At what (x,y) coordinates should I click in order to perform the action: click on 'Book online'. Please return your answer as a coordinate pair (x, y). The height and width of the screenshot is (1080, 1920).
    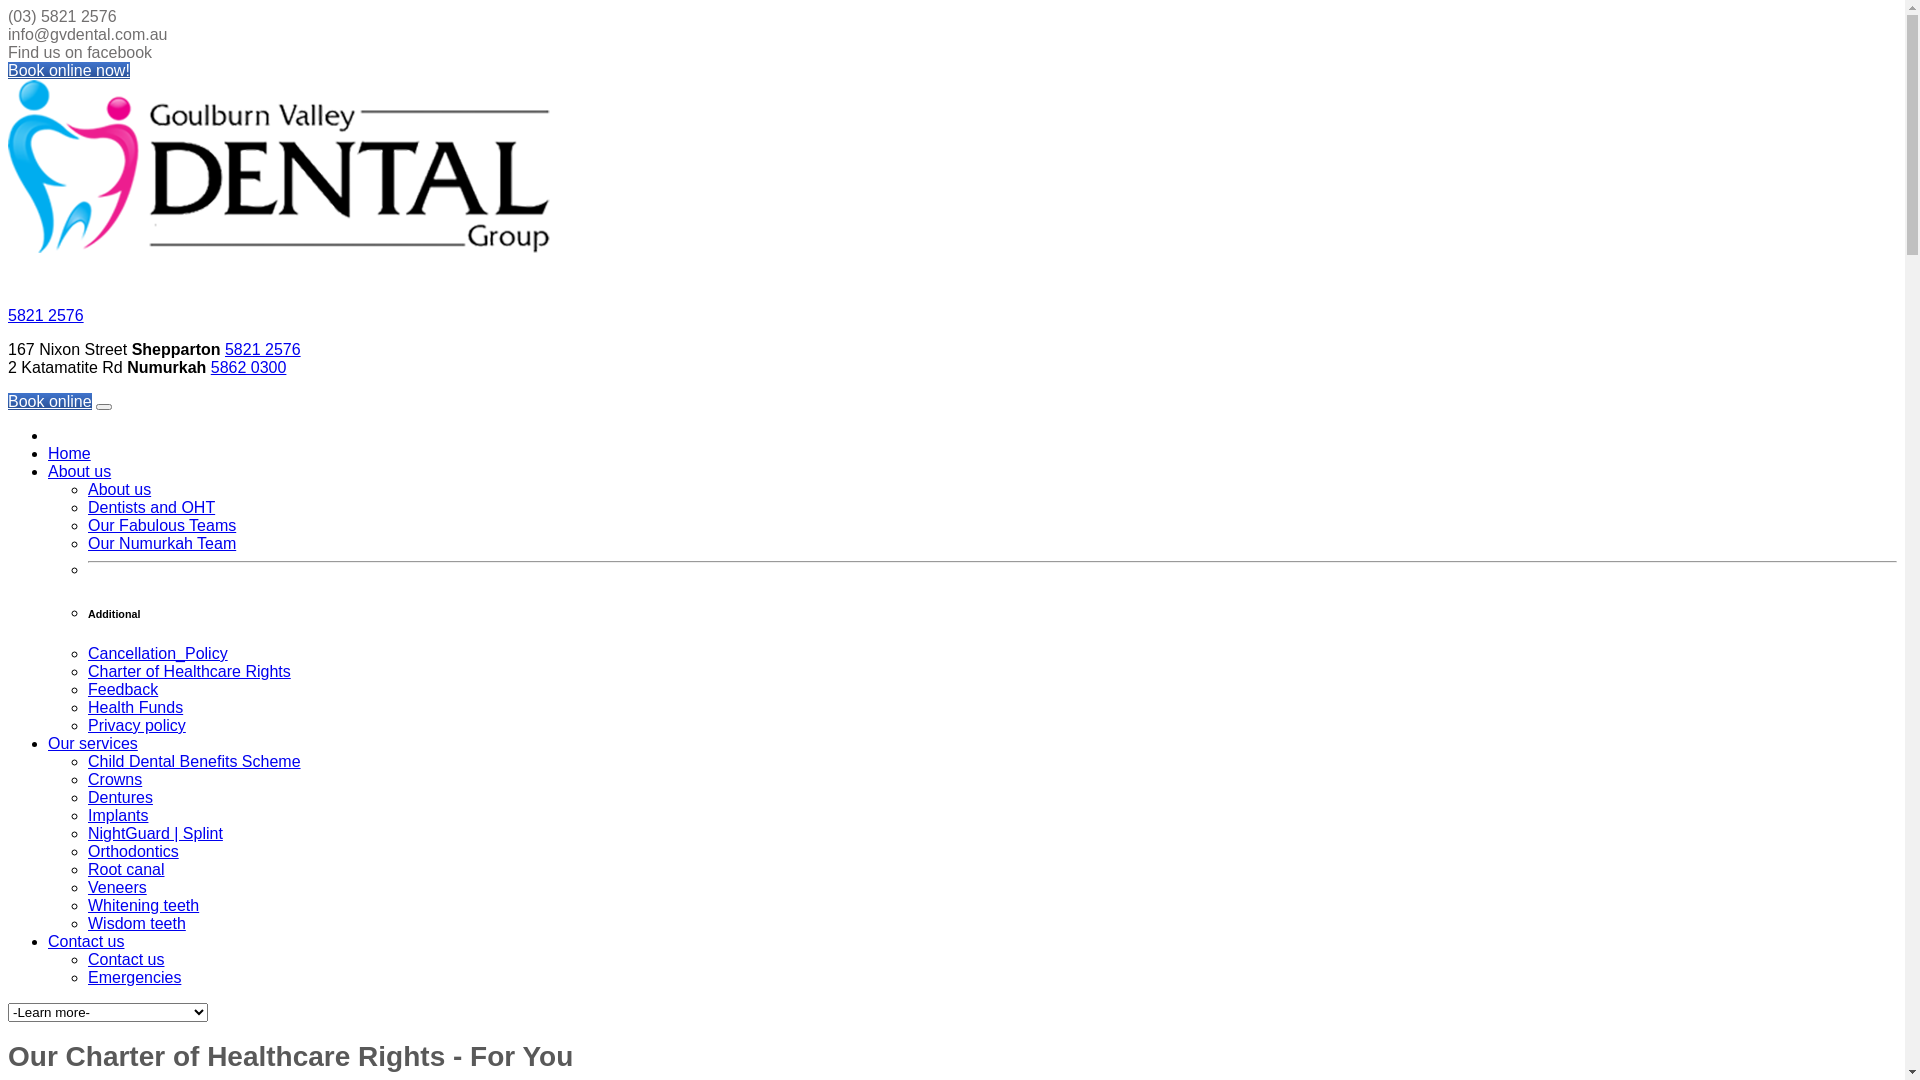
    Looking at the image, I should click on (8, 401).